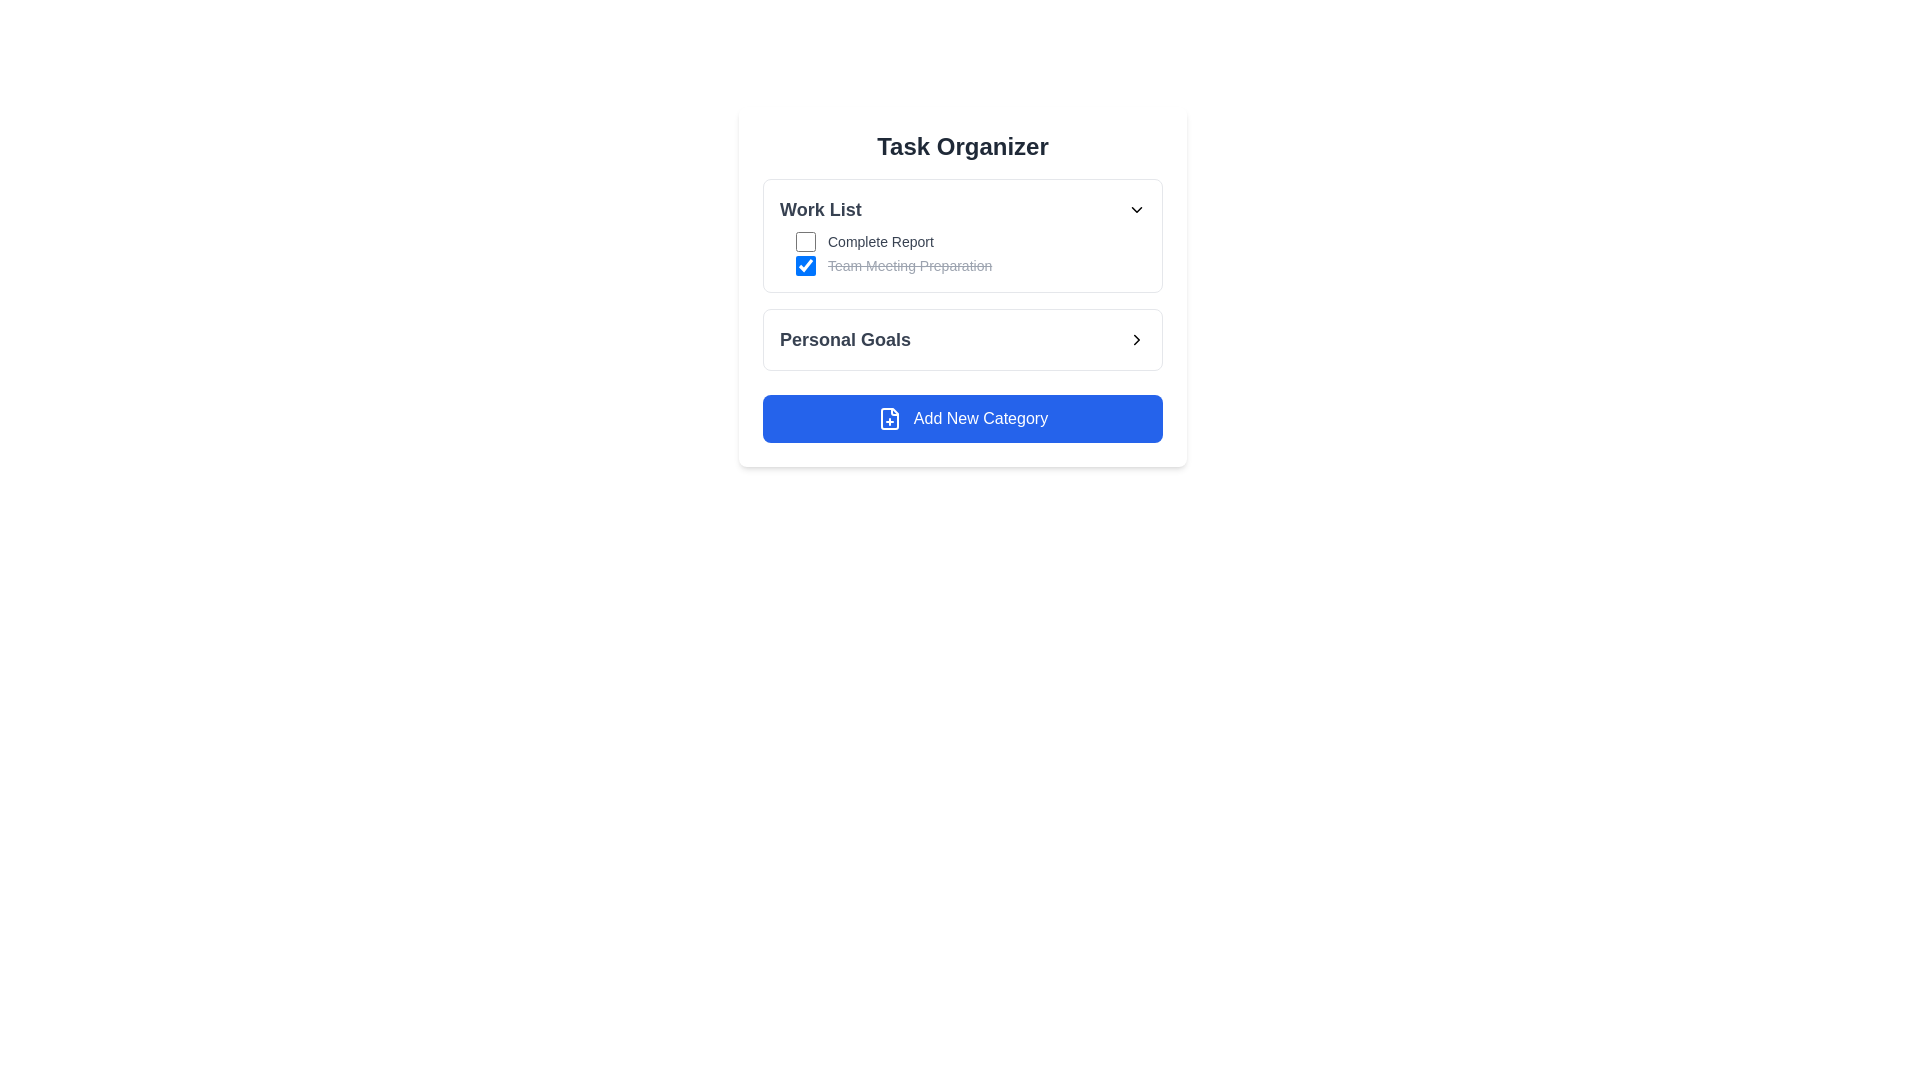 This screenshot has width=1920, height=1080. I want to click on the checkbox, so click(806, 241).